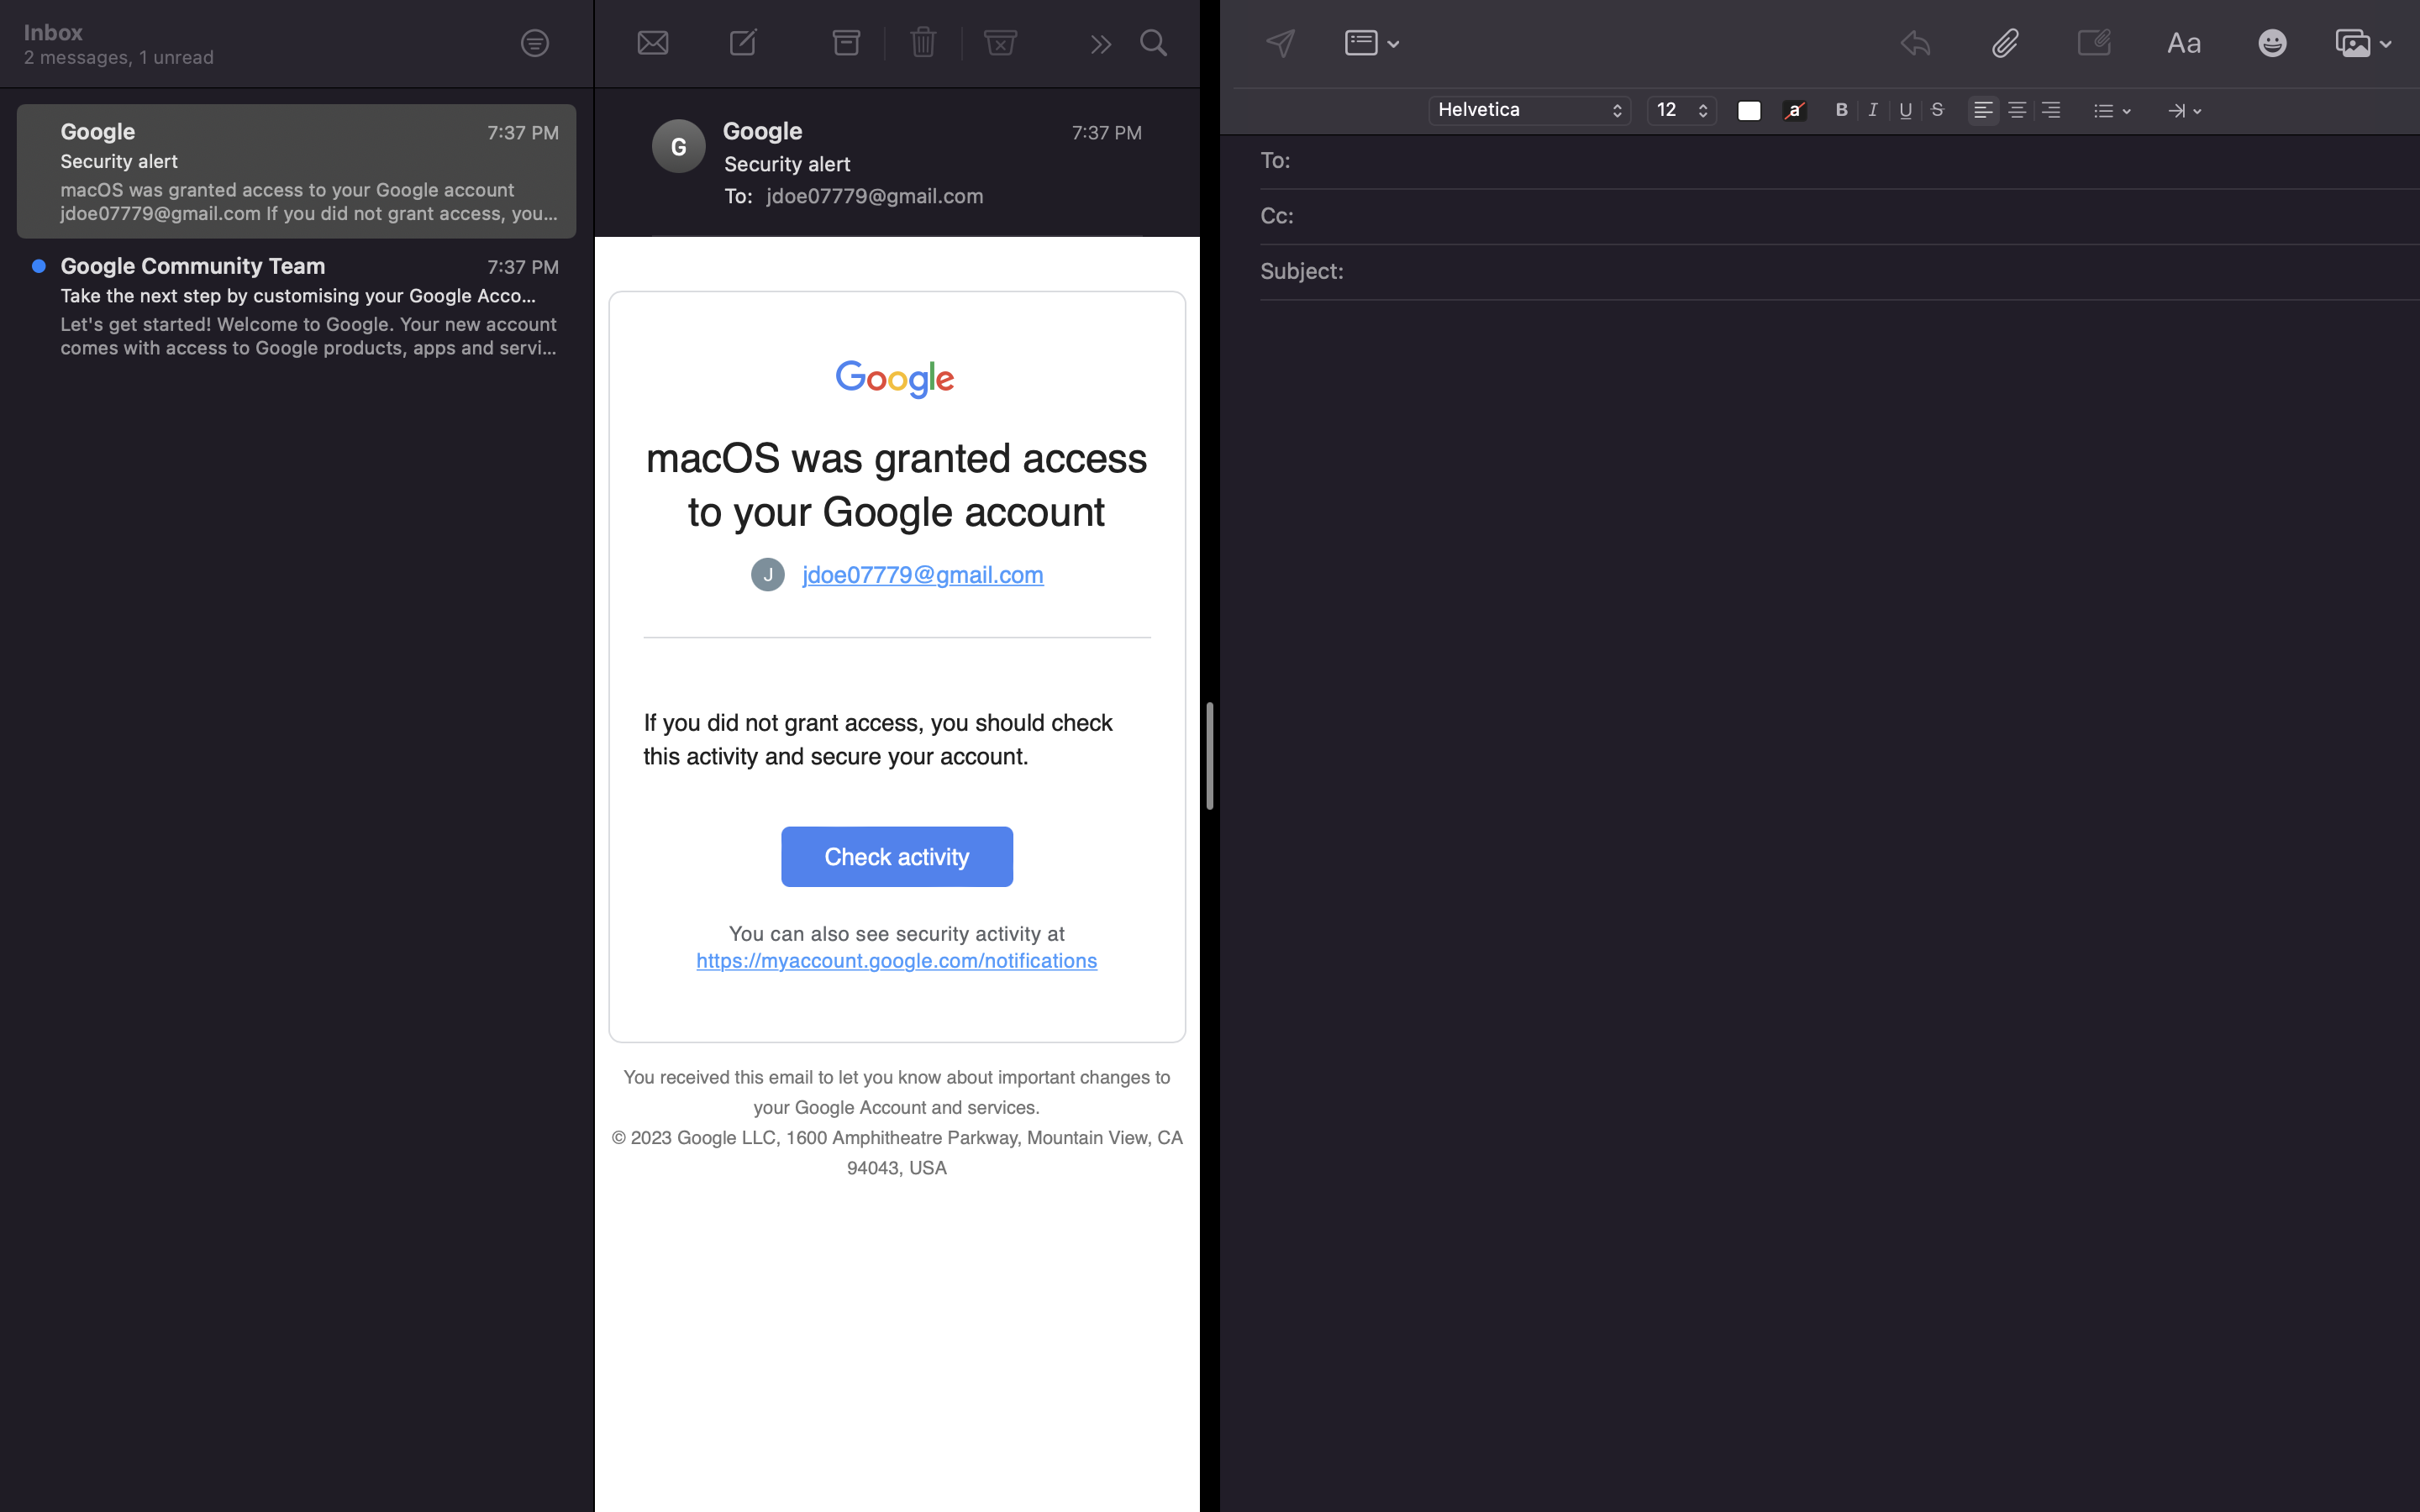 This screenshot has width=2420, height=1512. Describe the element at coordinates (1842, 108) in the screenshot. I see `Make the font bold` at that location.